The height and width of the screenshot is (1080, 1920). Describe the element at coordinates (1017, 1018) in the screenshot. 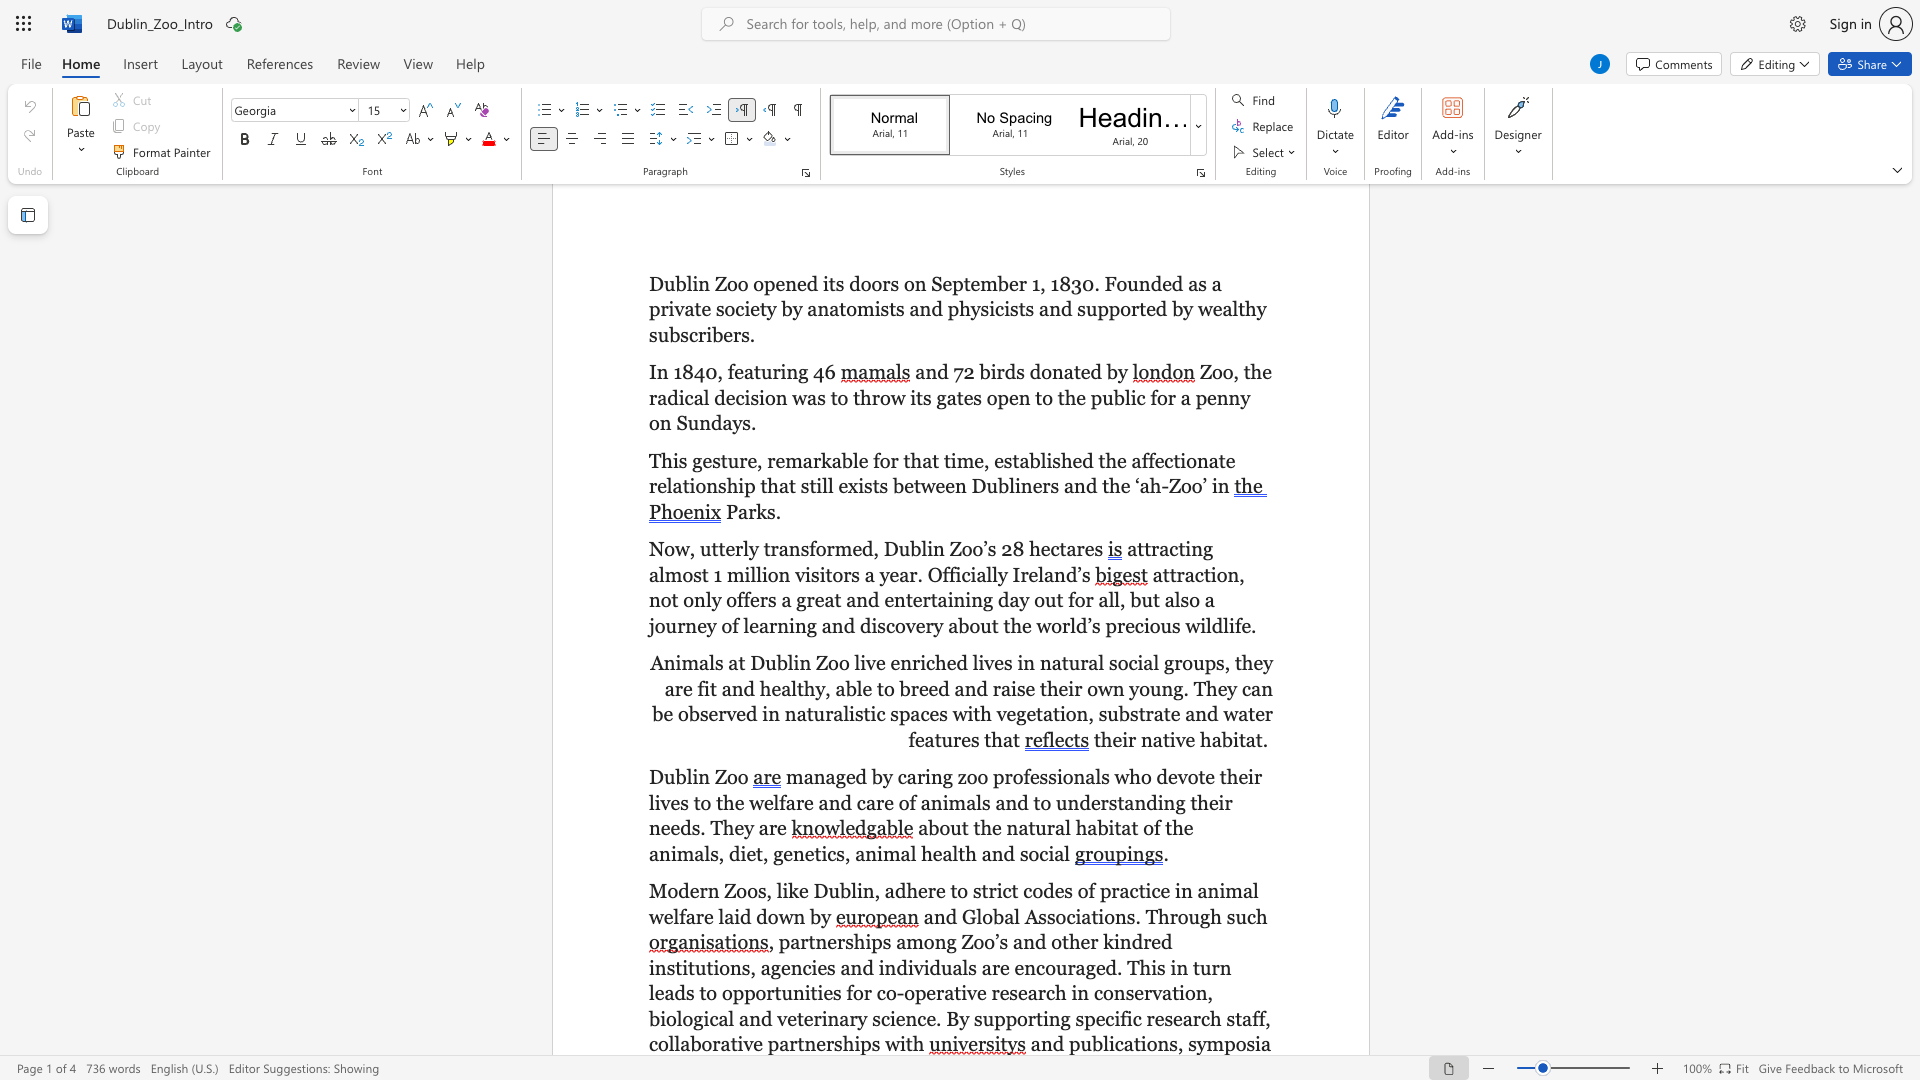

I see `the subset text "orting specific research staff," within the text ", partnerships among Zoo’s and other kindred institutions, agencies and individuals are encouraged. This in turn leads to opportunities for co-operative research in conservation, biological and veterinary science. By supporting specific research staff, collaborative partnerships with"` at that location.